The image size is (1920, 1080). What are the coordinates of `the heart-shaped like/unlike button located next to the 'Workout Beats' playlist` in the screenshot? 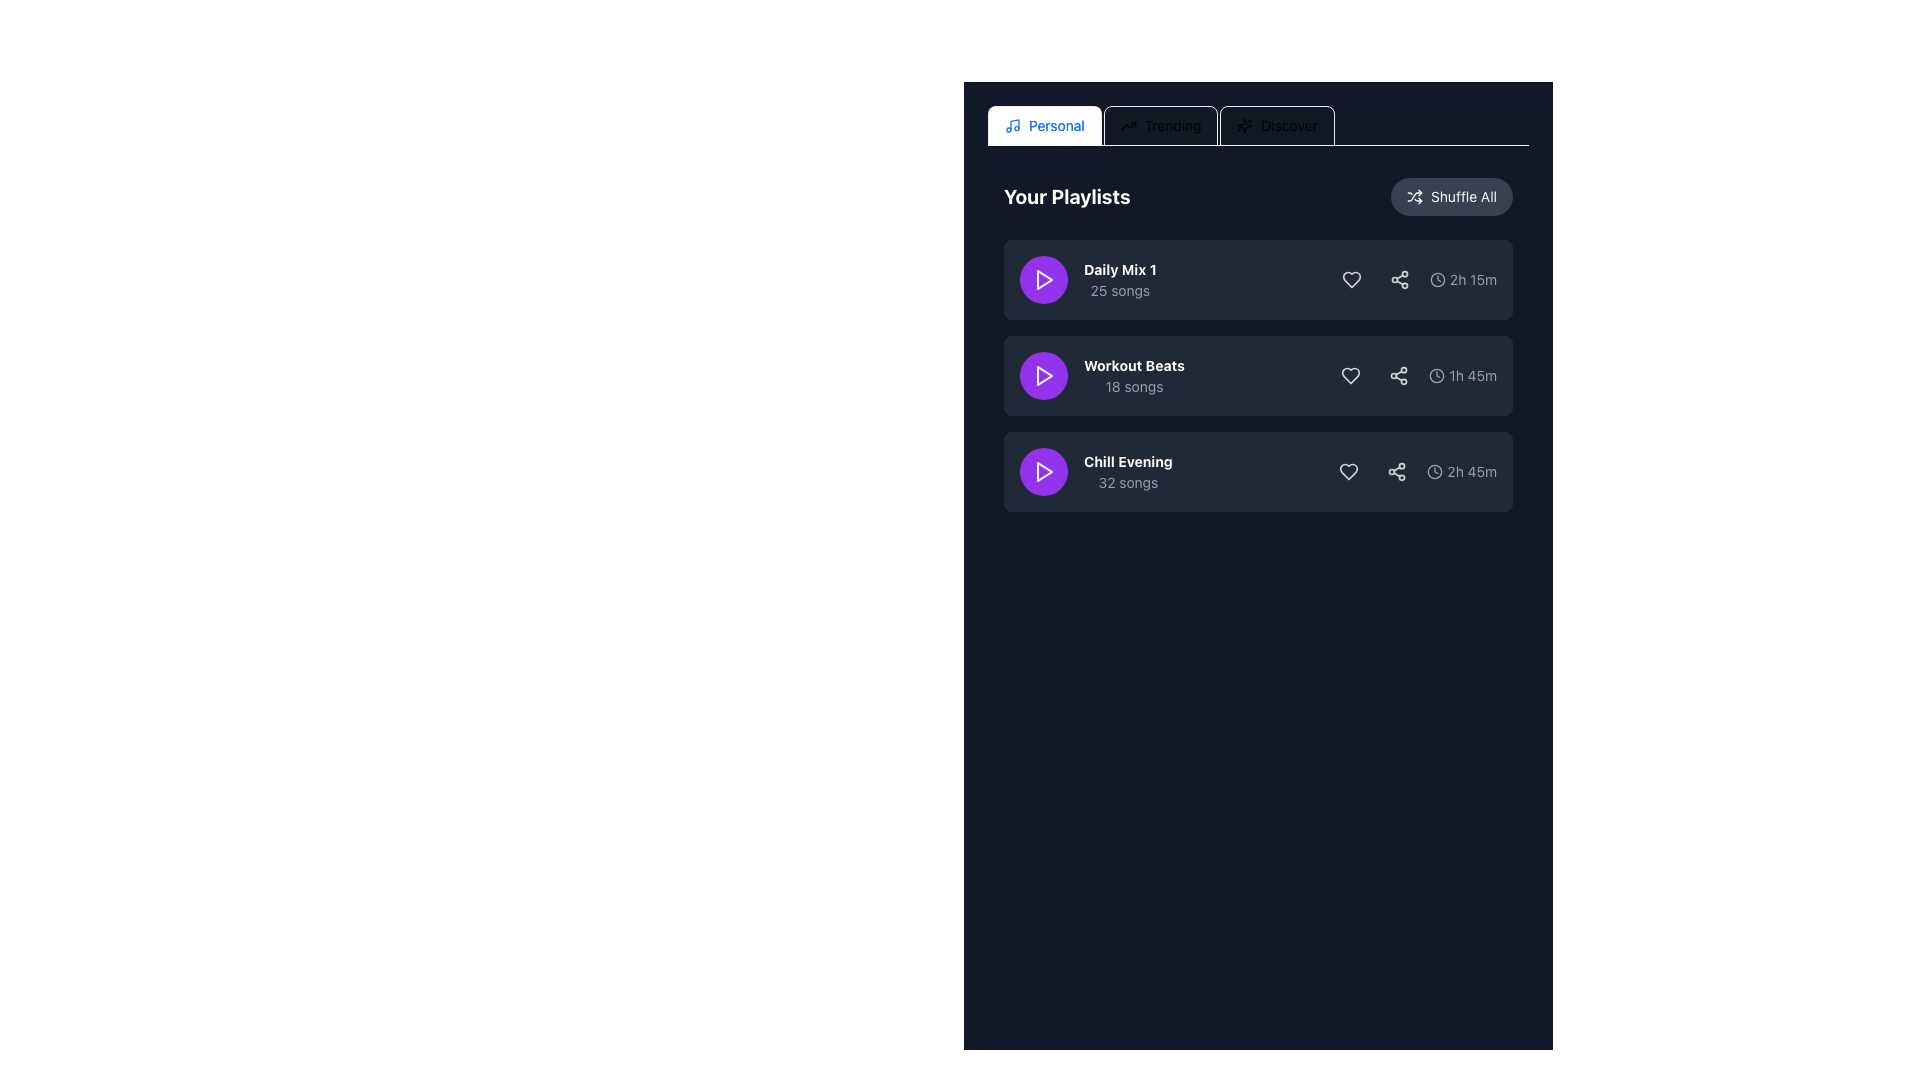 It's located at (1351, 375).